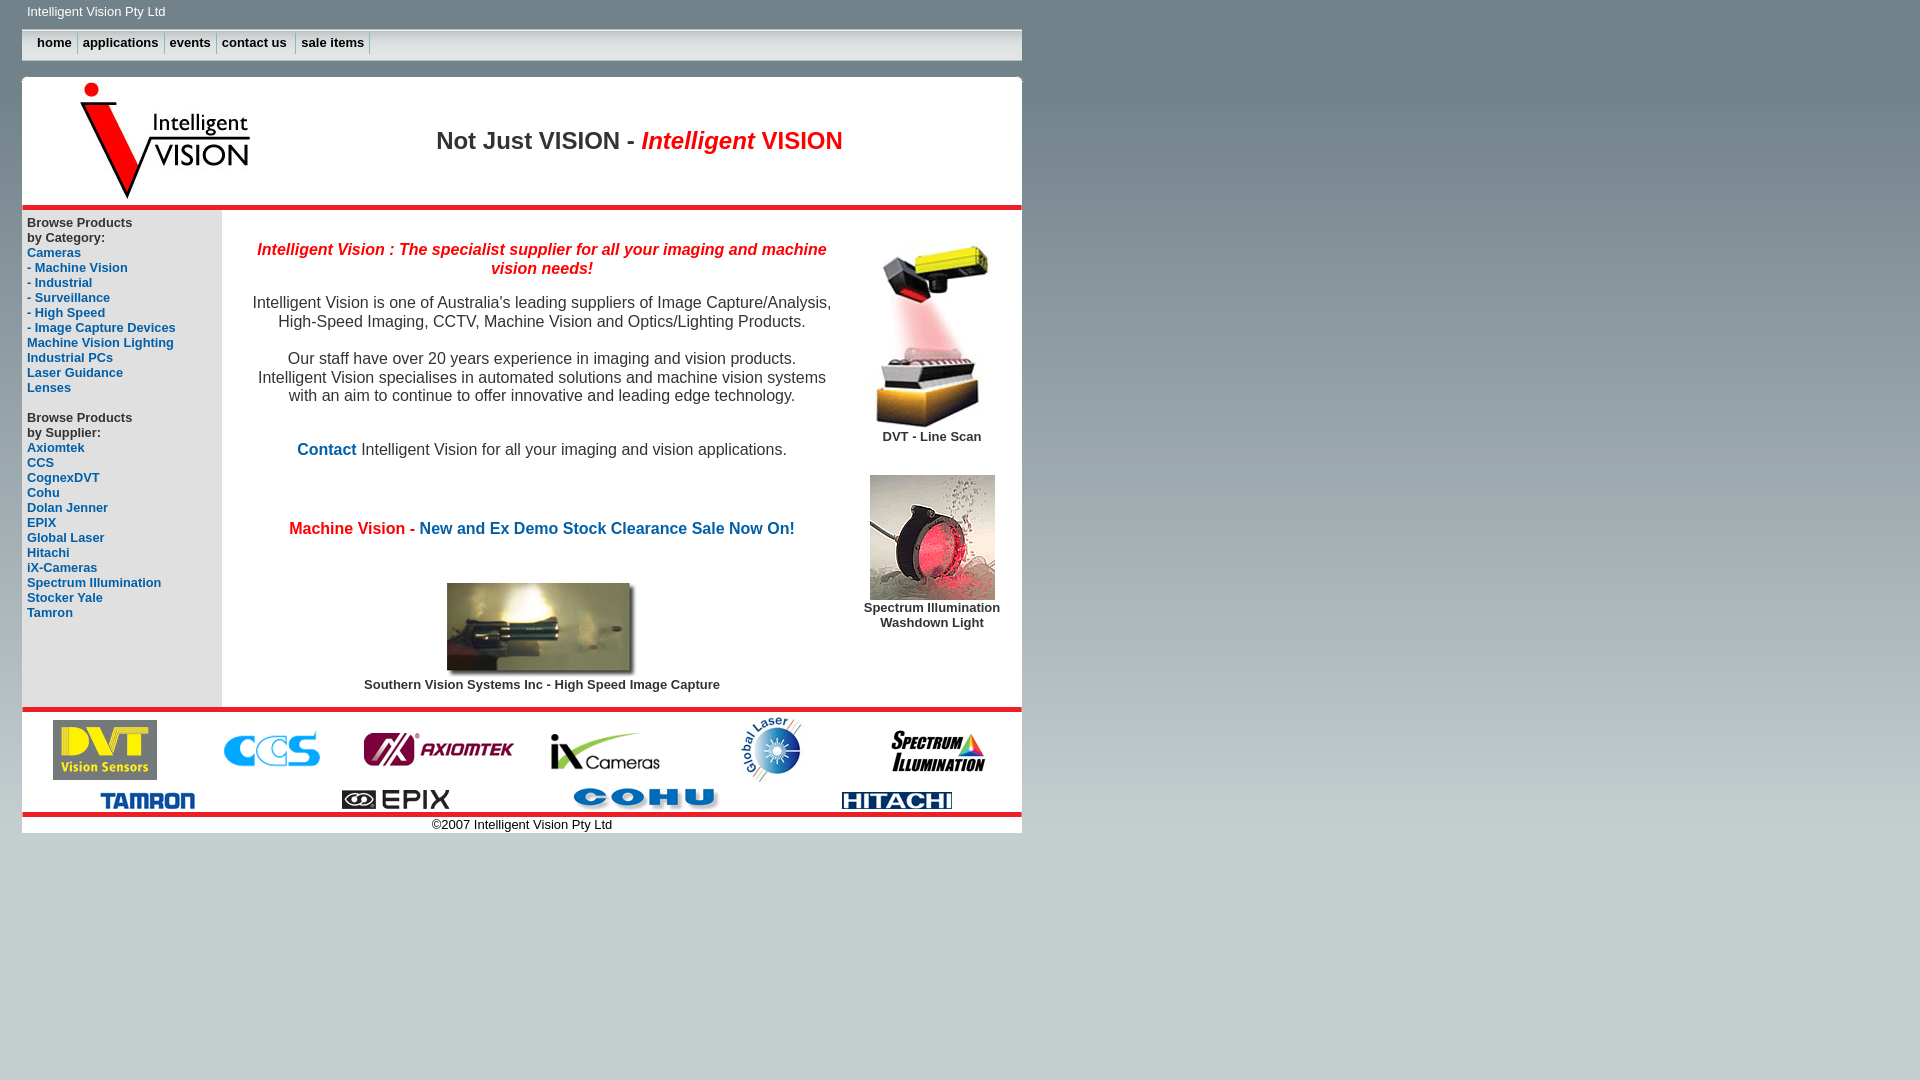 Image resolution: width=1920 pixels, height=1080 pixels. What do you see at coordinates (66, 536) in the screenshot?
I see `'Global Laser'` at bounding box center [66, 536].